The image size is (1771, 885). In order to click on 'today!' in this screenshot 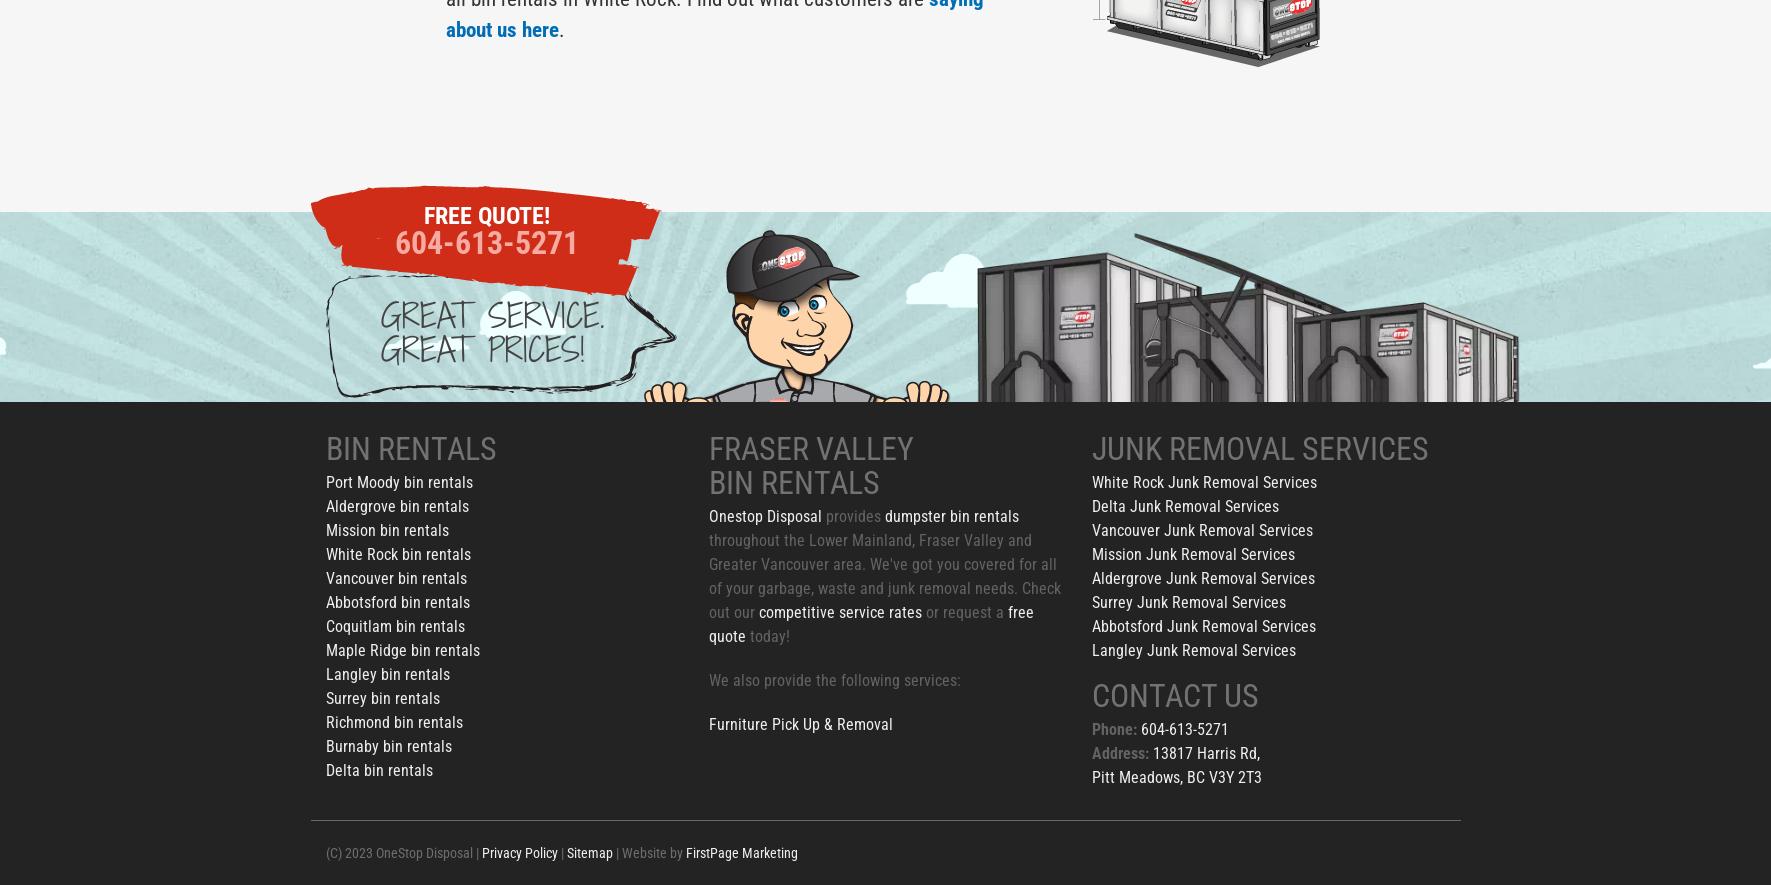, I will do `click(766, 635)`.